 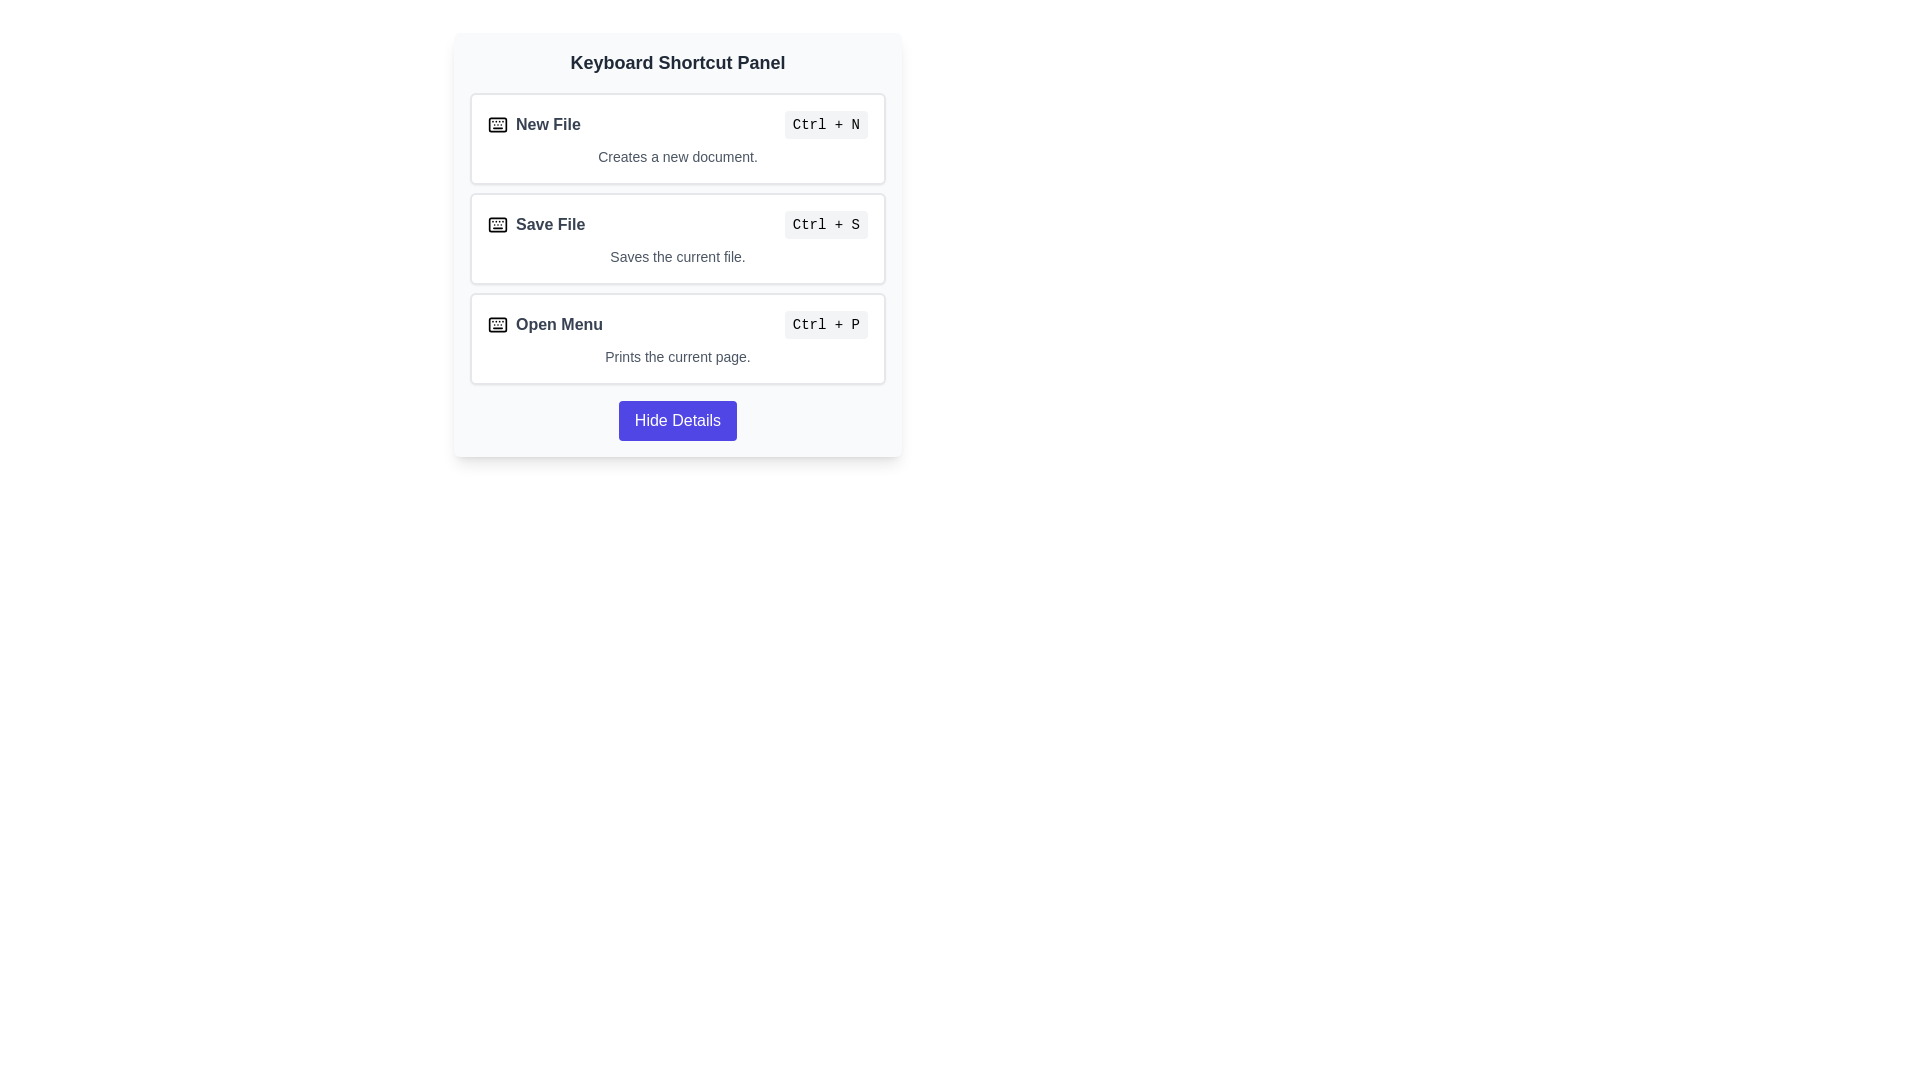 What do you see at coordinates (826, 124) in the screenshot?
I see `the Text label representing the keyboard shortcut for 'New File', which is located on the right side of the 'New File' row in the 'Keyboard Shortcut Panel'` at bounding box center [826, 124].